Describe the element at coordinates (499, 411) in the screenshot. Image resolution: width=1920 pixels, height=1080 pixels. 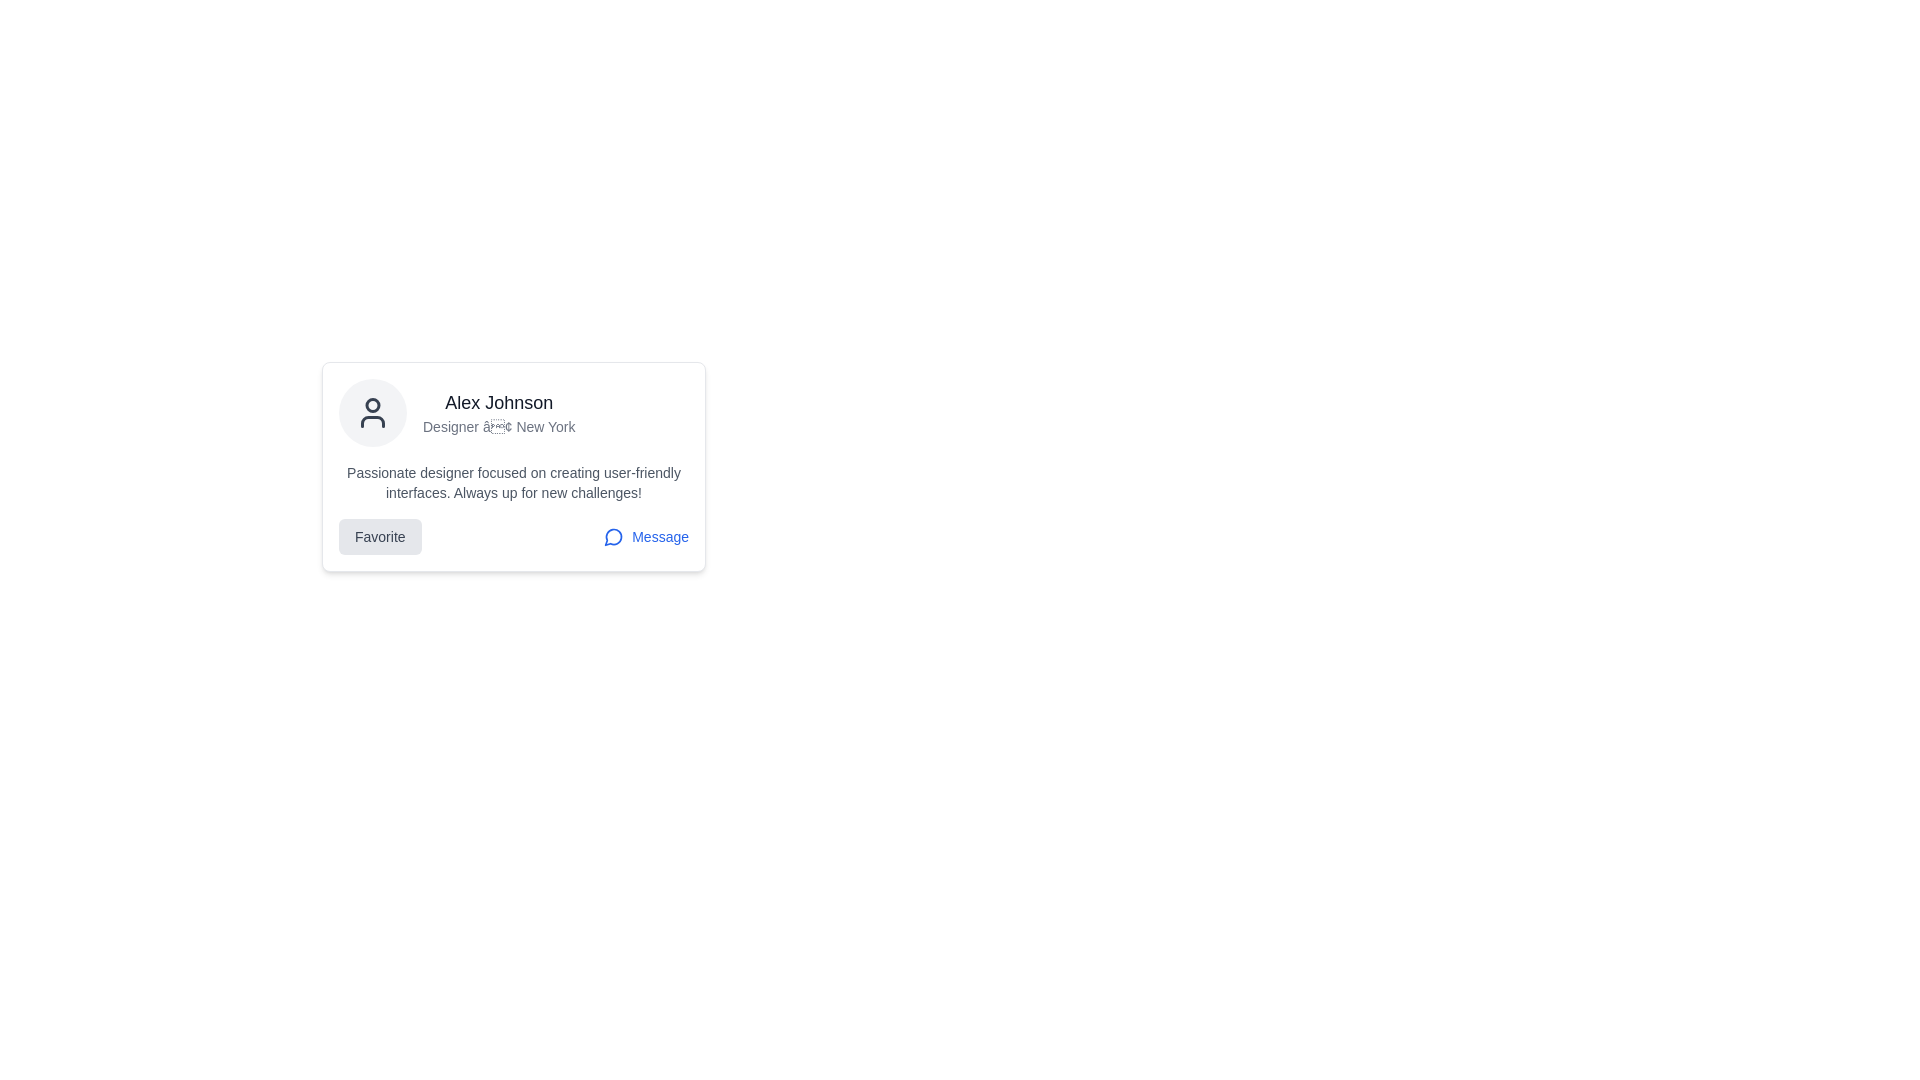
I see `the Text Content Display that shows the user's name and professional information, which is centrally located within a card layout, adjacent to a user avatar icon on the left` at that location.